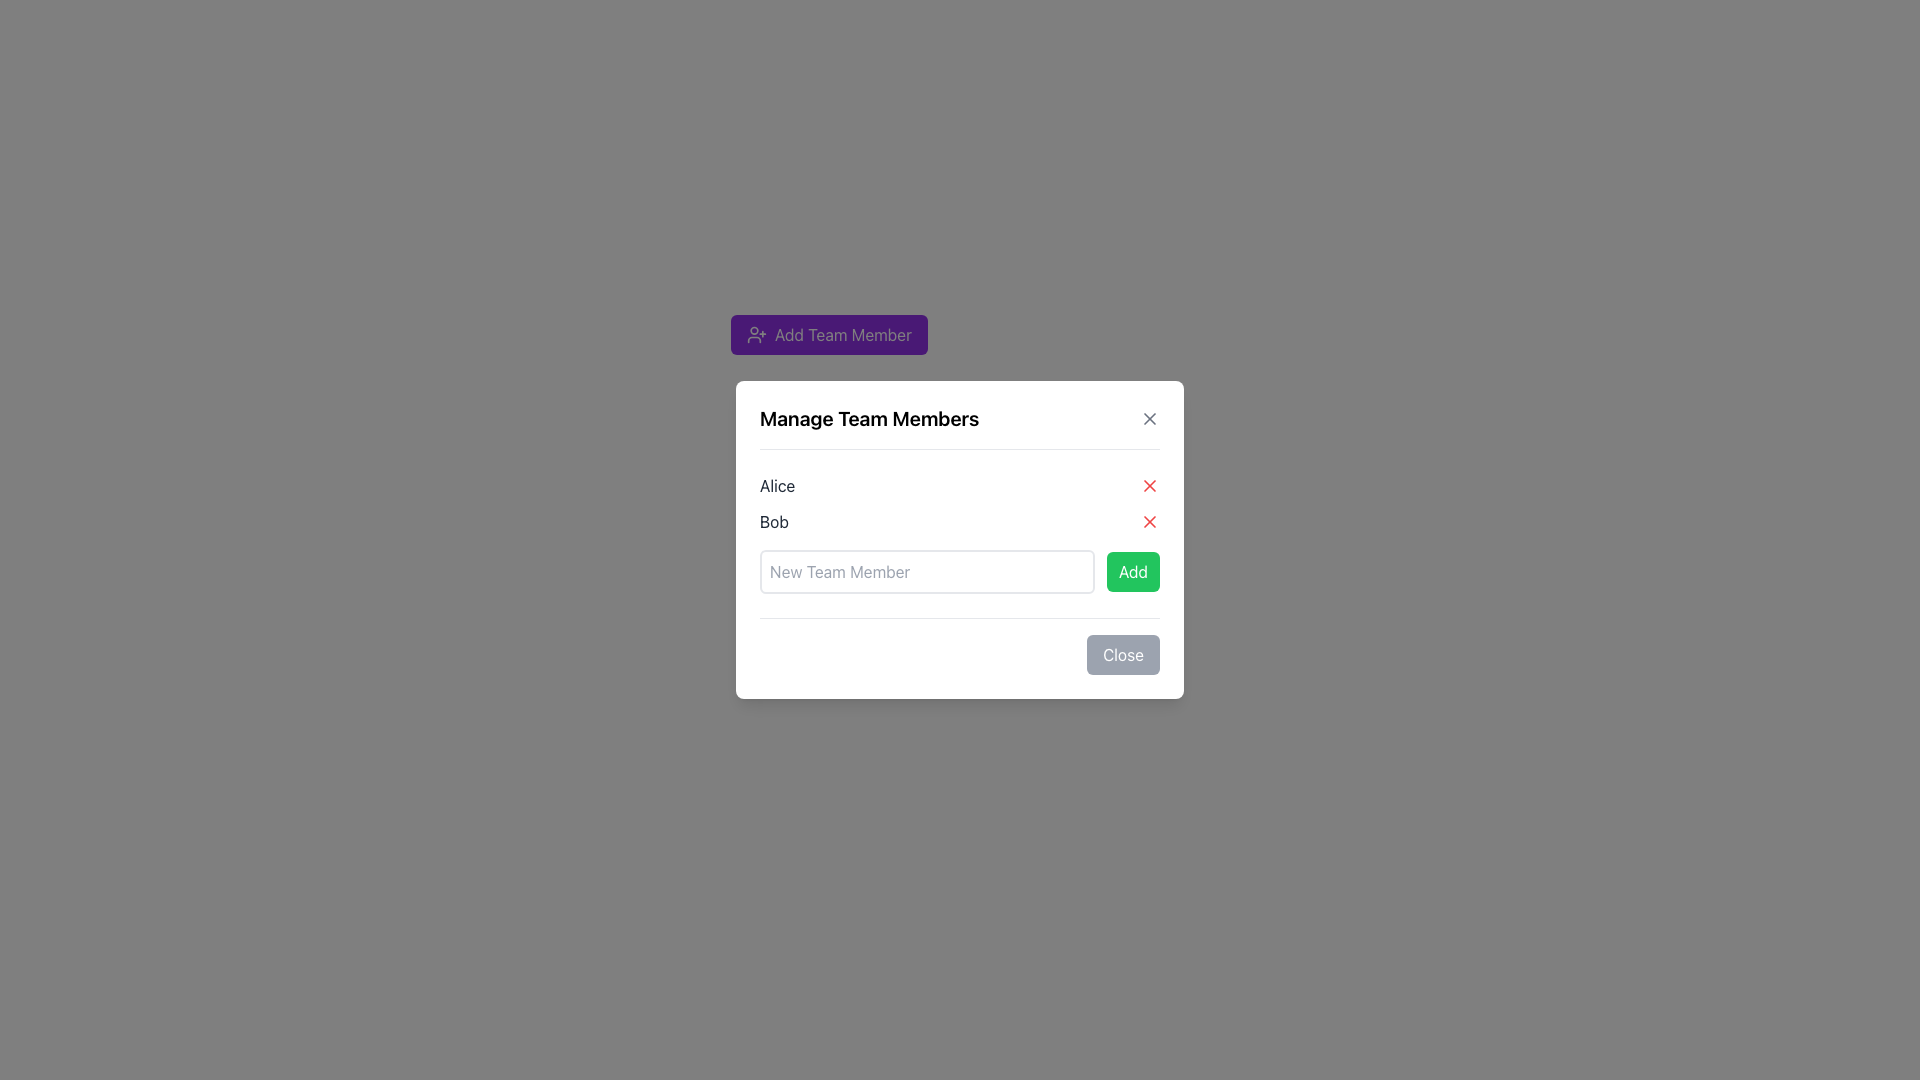 The width and height of the screenshot is (1920, 1080). I want to click on the close button located at the bottom-right corner of the 'Manage Team Members' modal to initiate the closing of the dialog box, so click(960, 646).